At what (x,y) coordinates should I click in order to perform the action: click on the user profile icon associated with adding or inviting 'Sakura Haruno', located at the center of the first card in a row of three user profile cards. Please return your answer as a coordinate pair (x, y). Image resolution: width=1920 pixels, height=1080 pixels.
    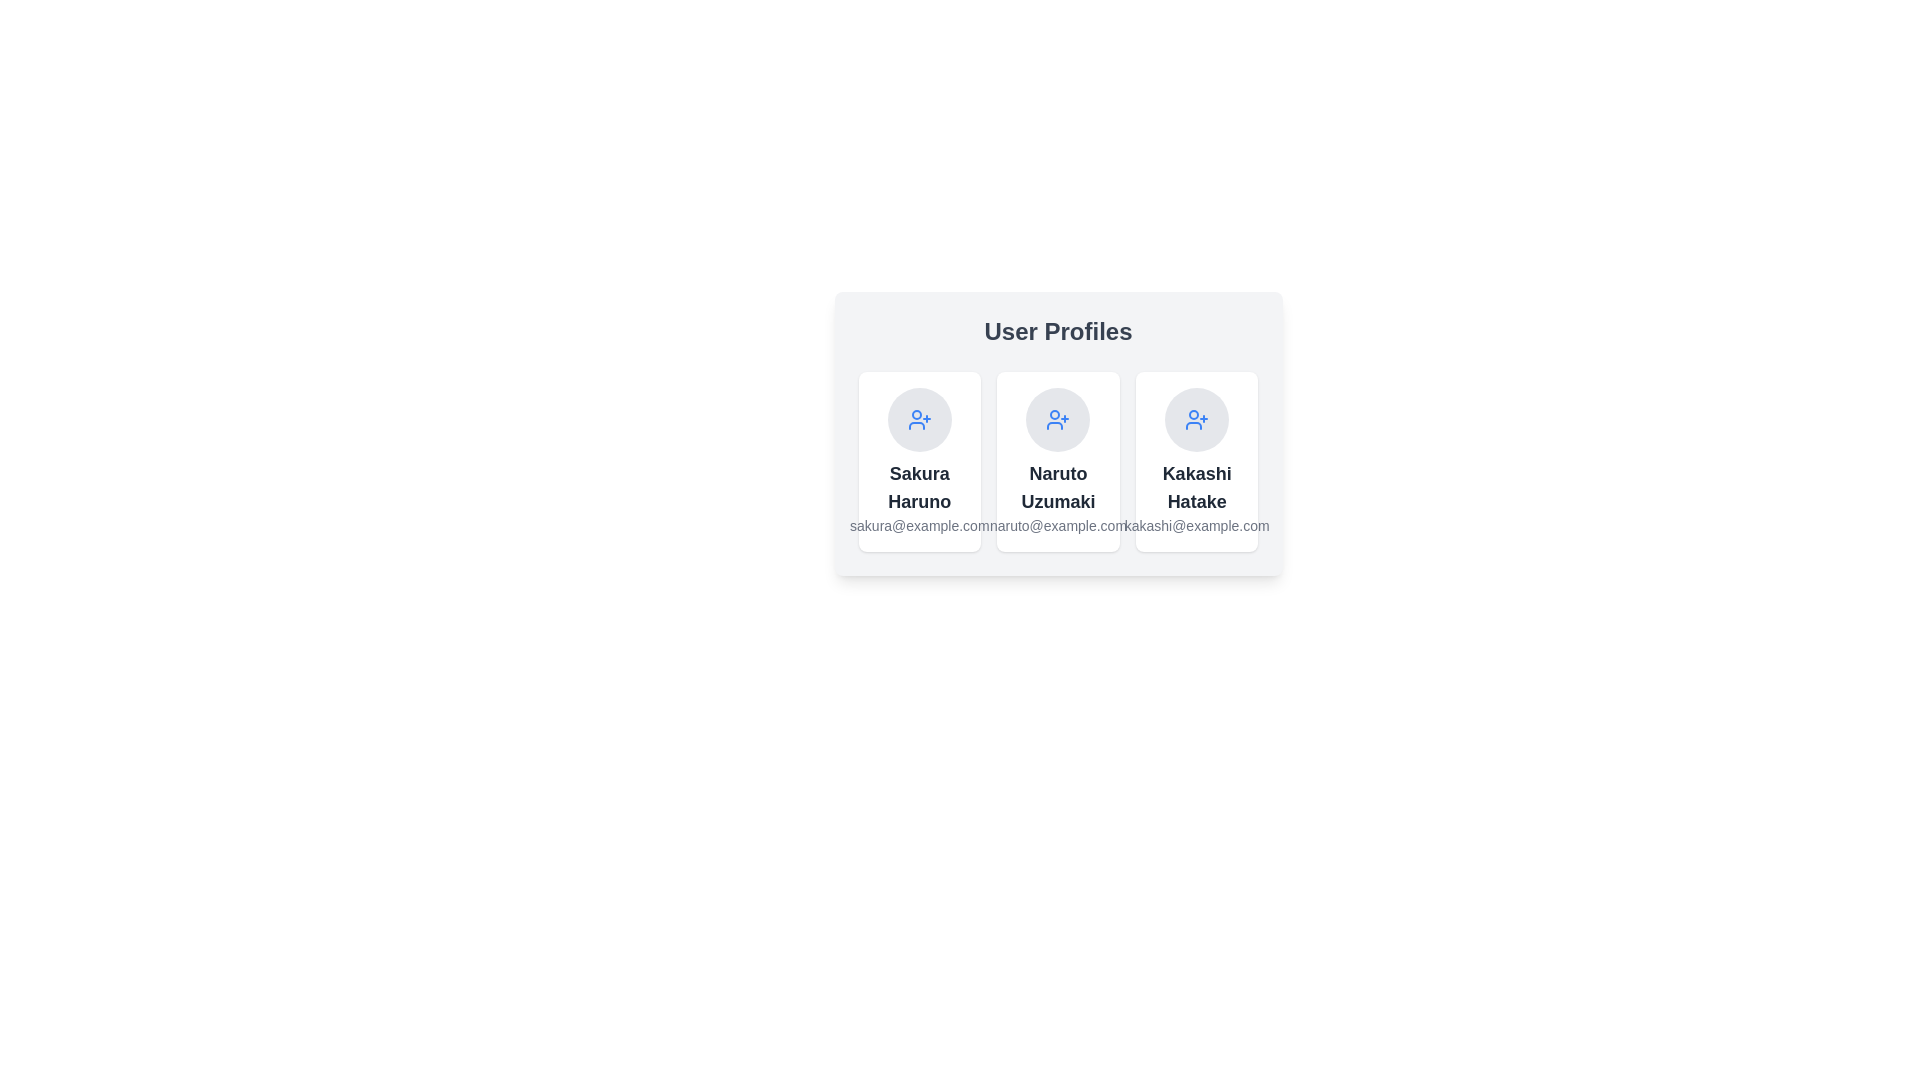
    Looking at the image, I should click on (918, 419).